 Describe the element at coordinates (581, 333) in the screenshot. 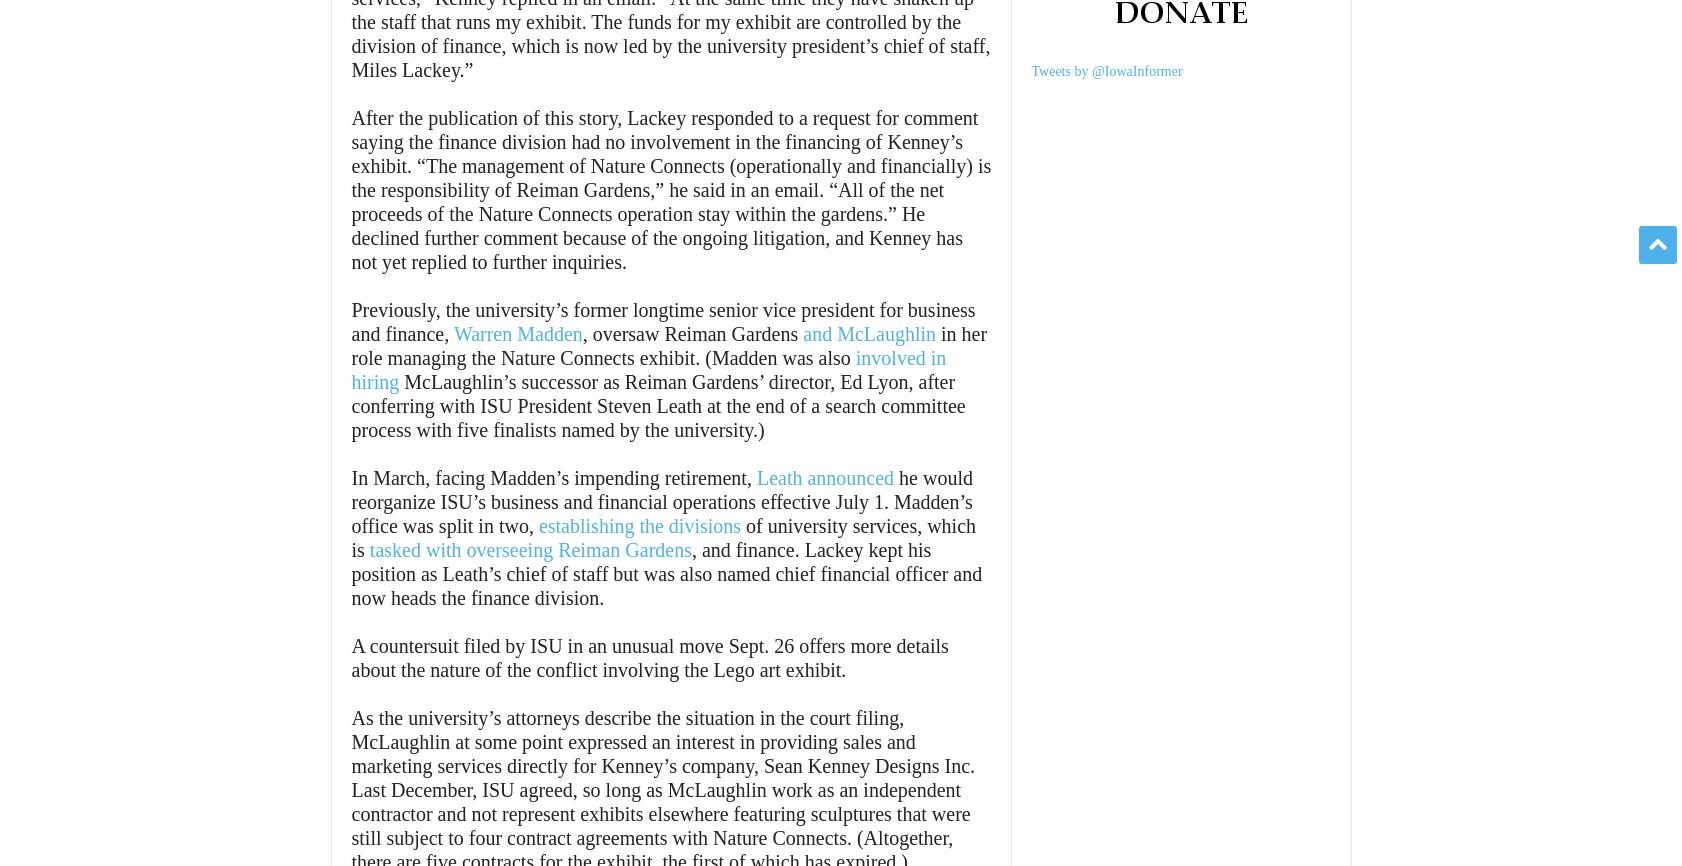

I see `', oversaw Reiman Gardens'` at that location.